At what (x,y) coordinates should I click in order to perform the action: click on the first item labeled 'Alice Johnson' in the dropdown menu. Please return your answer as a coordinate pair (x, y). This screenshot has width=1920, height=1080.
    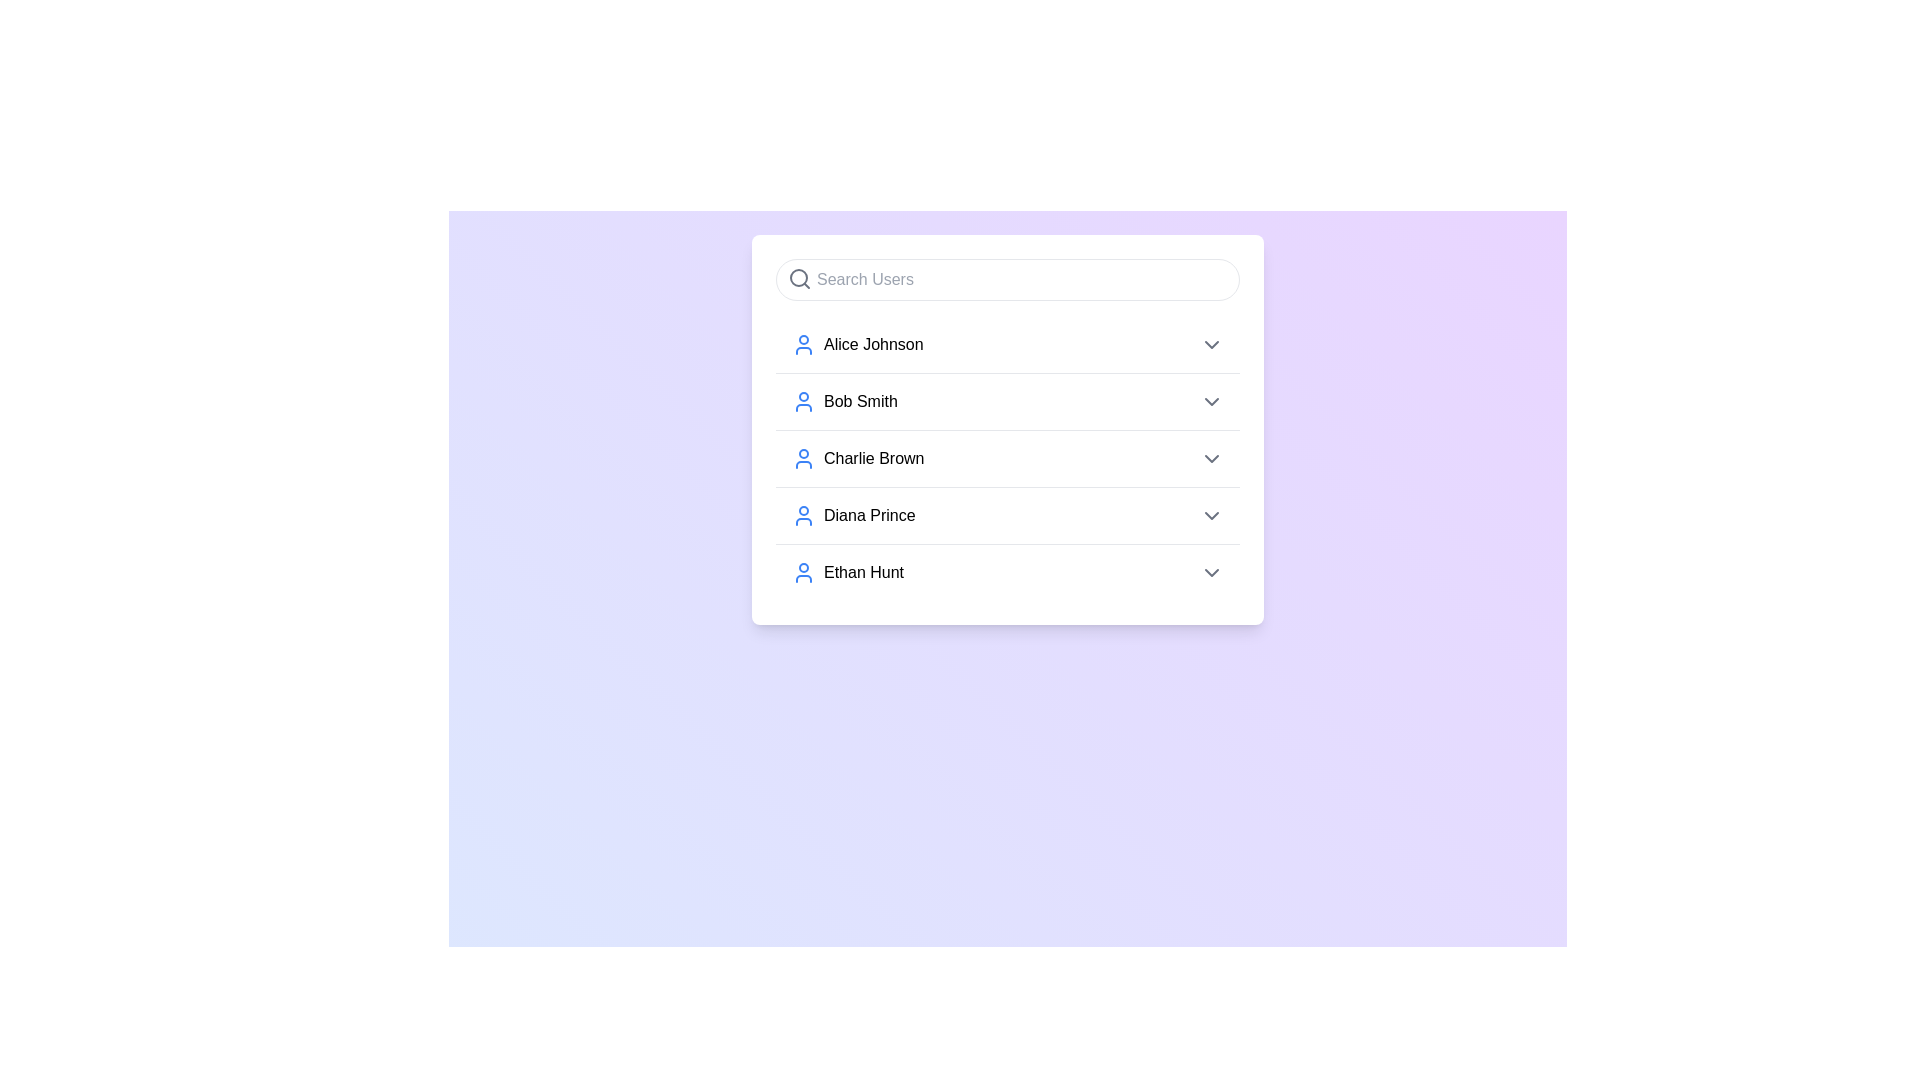
    Looking at the image, I should click on (1008, 343).